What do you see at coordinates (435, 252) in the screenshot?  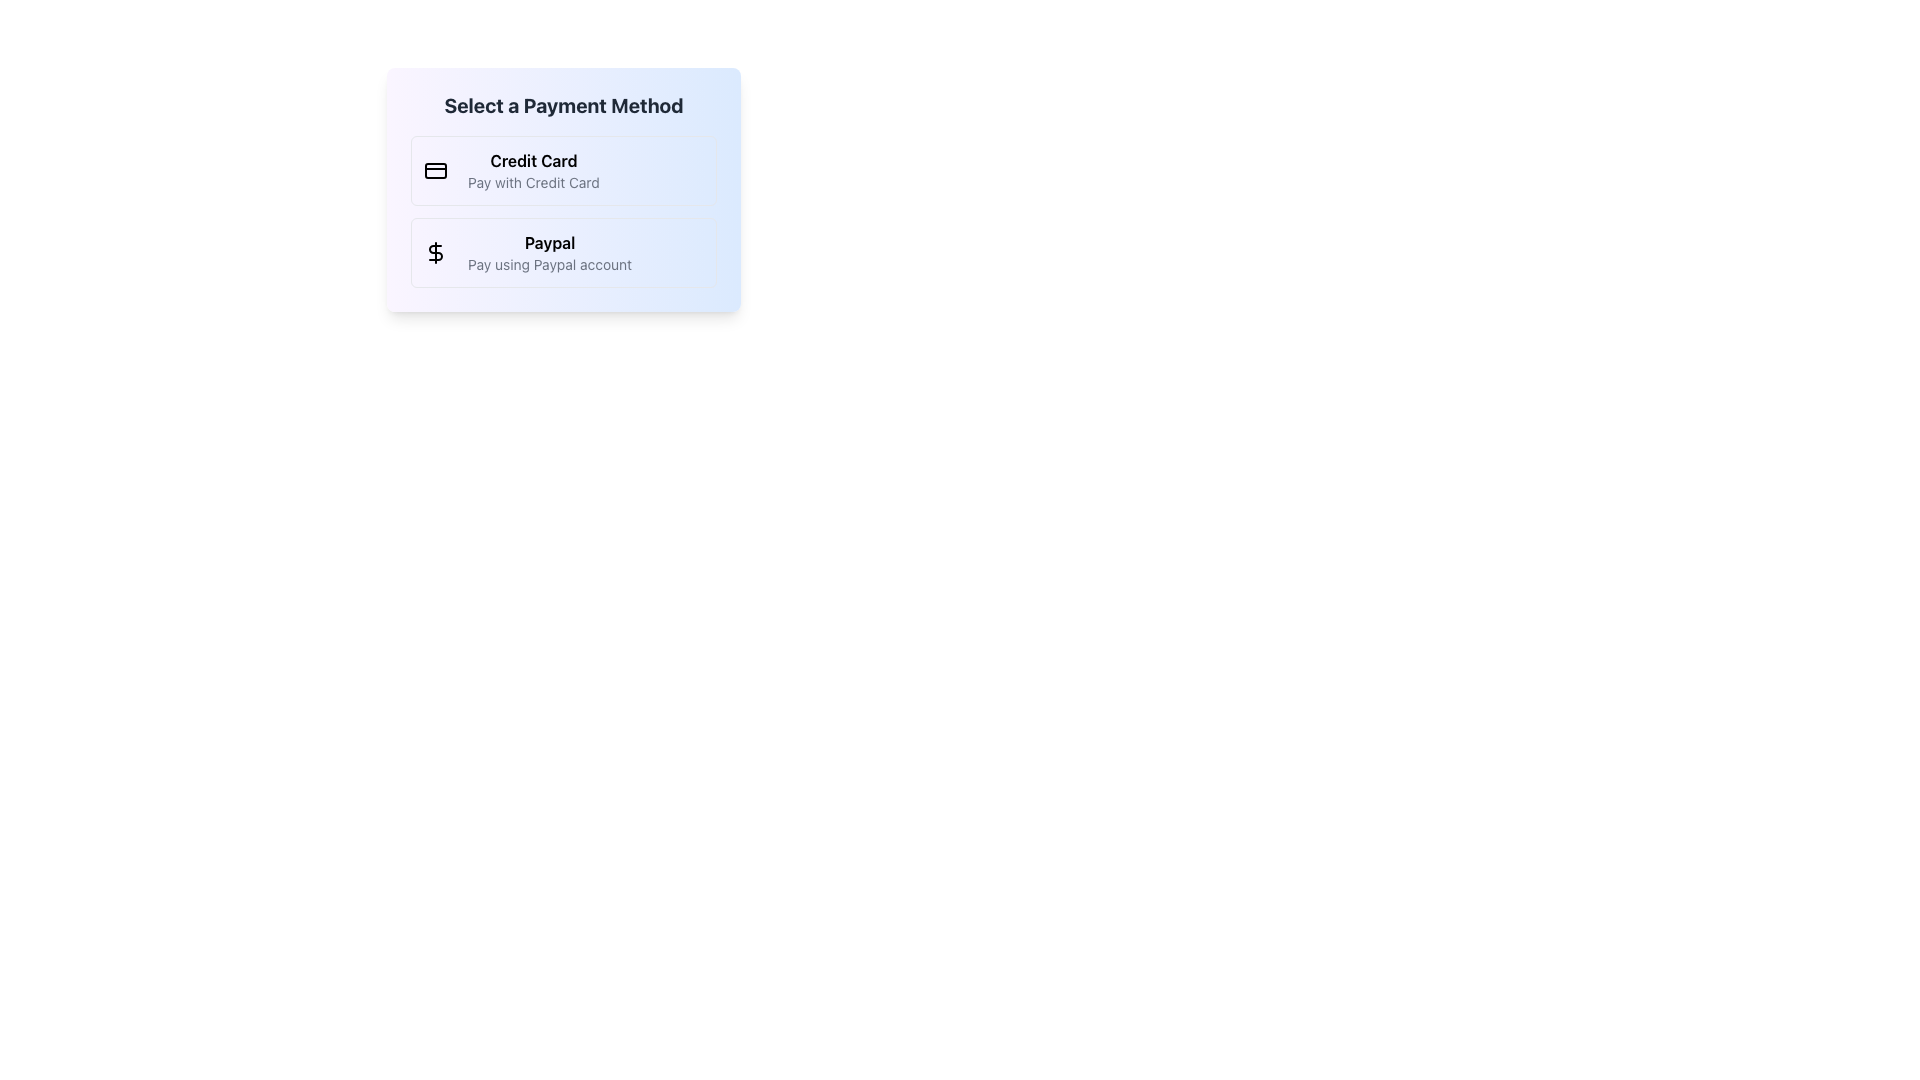 I see `the Paypal payment method icon, which is located to the left of the text inside the Paypal button, the second option in the list of payment methods` at bounding box center [435, 252].